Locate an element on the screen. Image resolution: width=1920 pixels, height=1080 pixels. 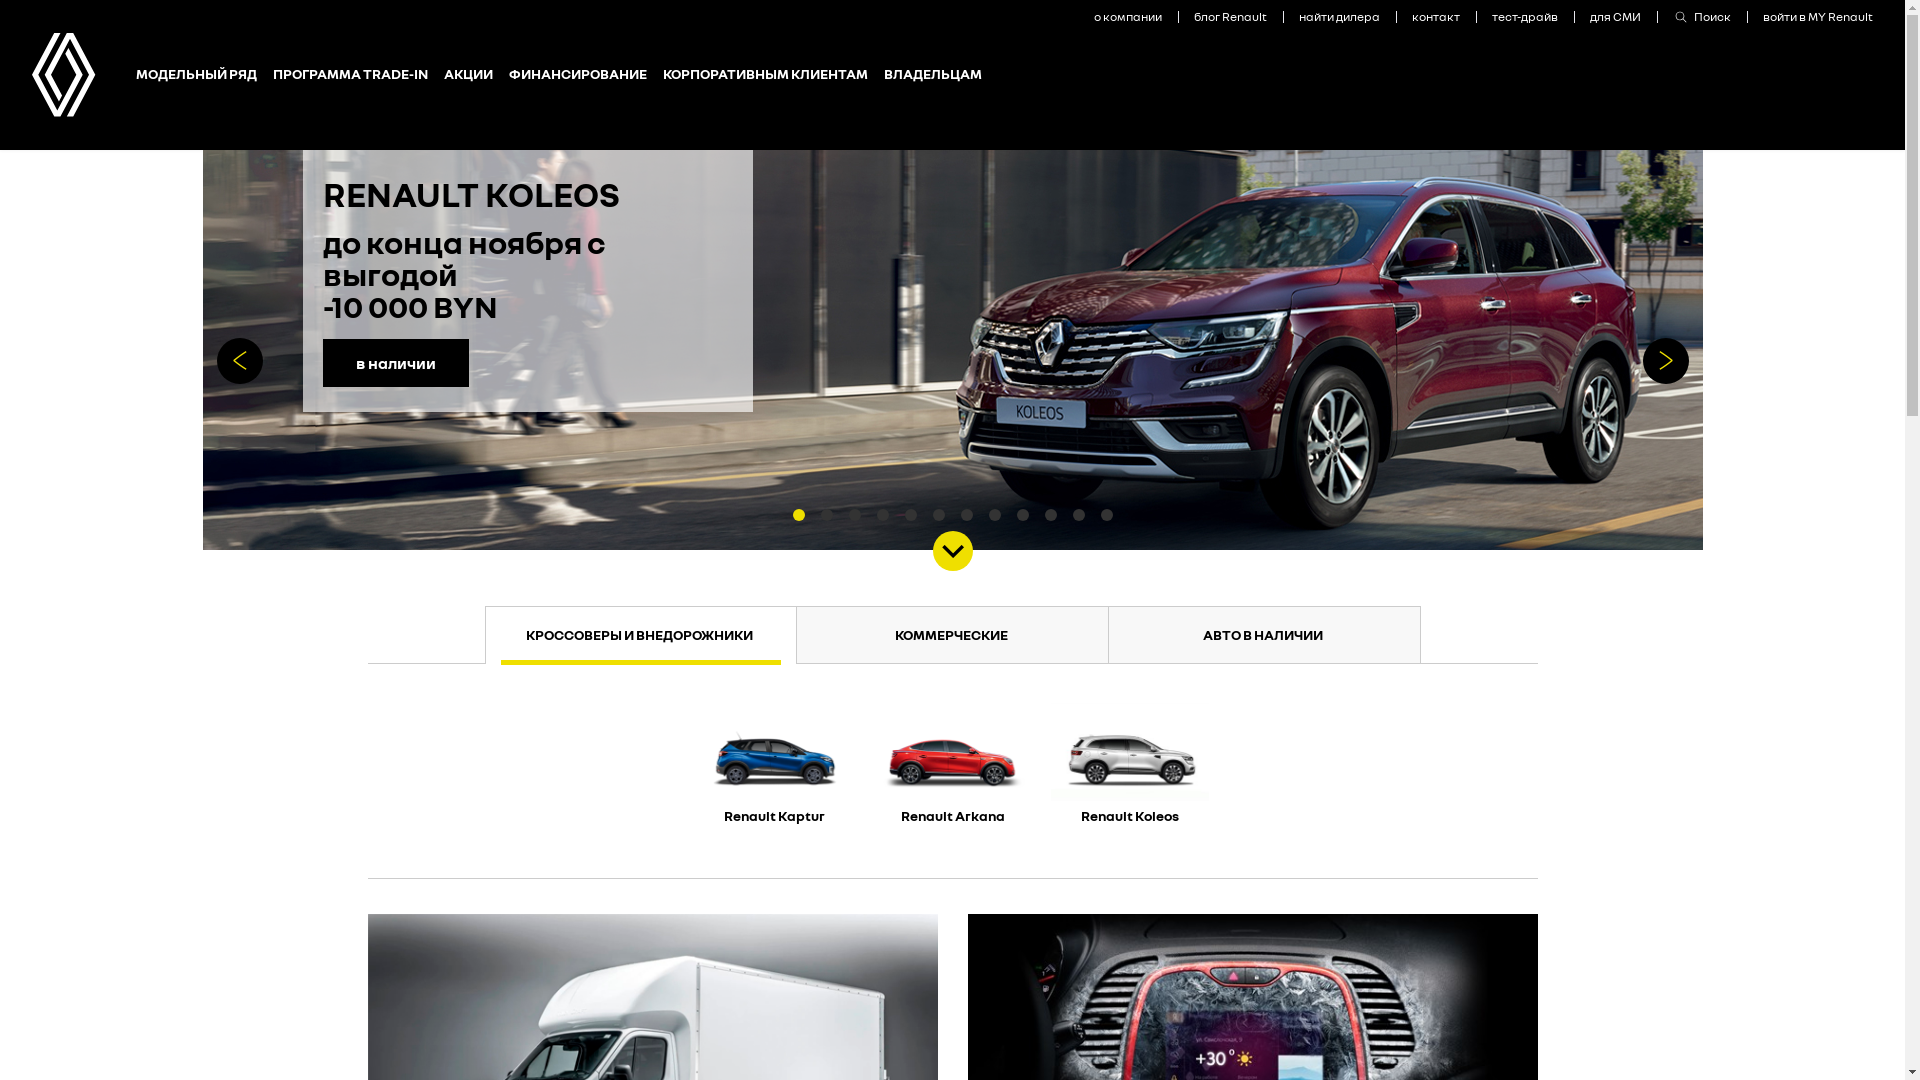
'Renault Koleos' is located at coordinates (1129, 771).